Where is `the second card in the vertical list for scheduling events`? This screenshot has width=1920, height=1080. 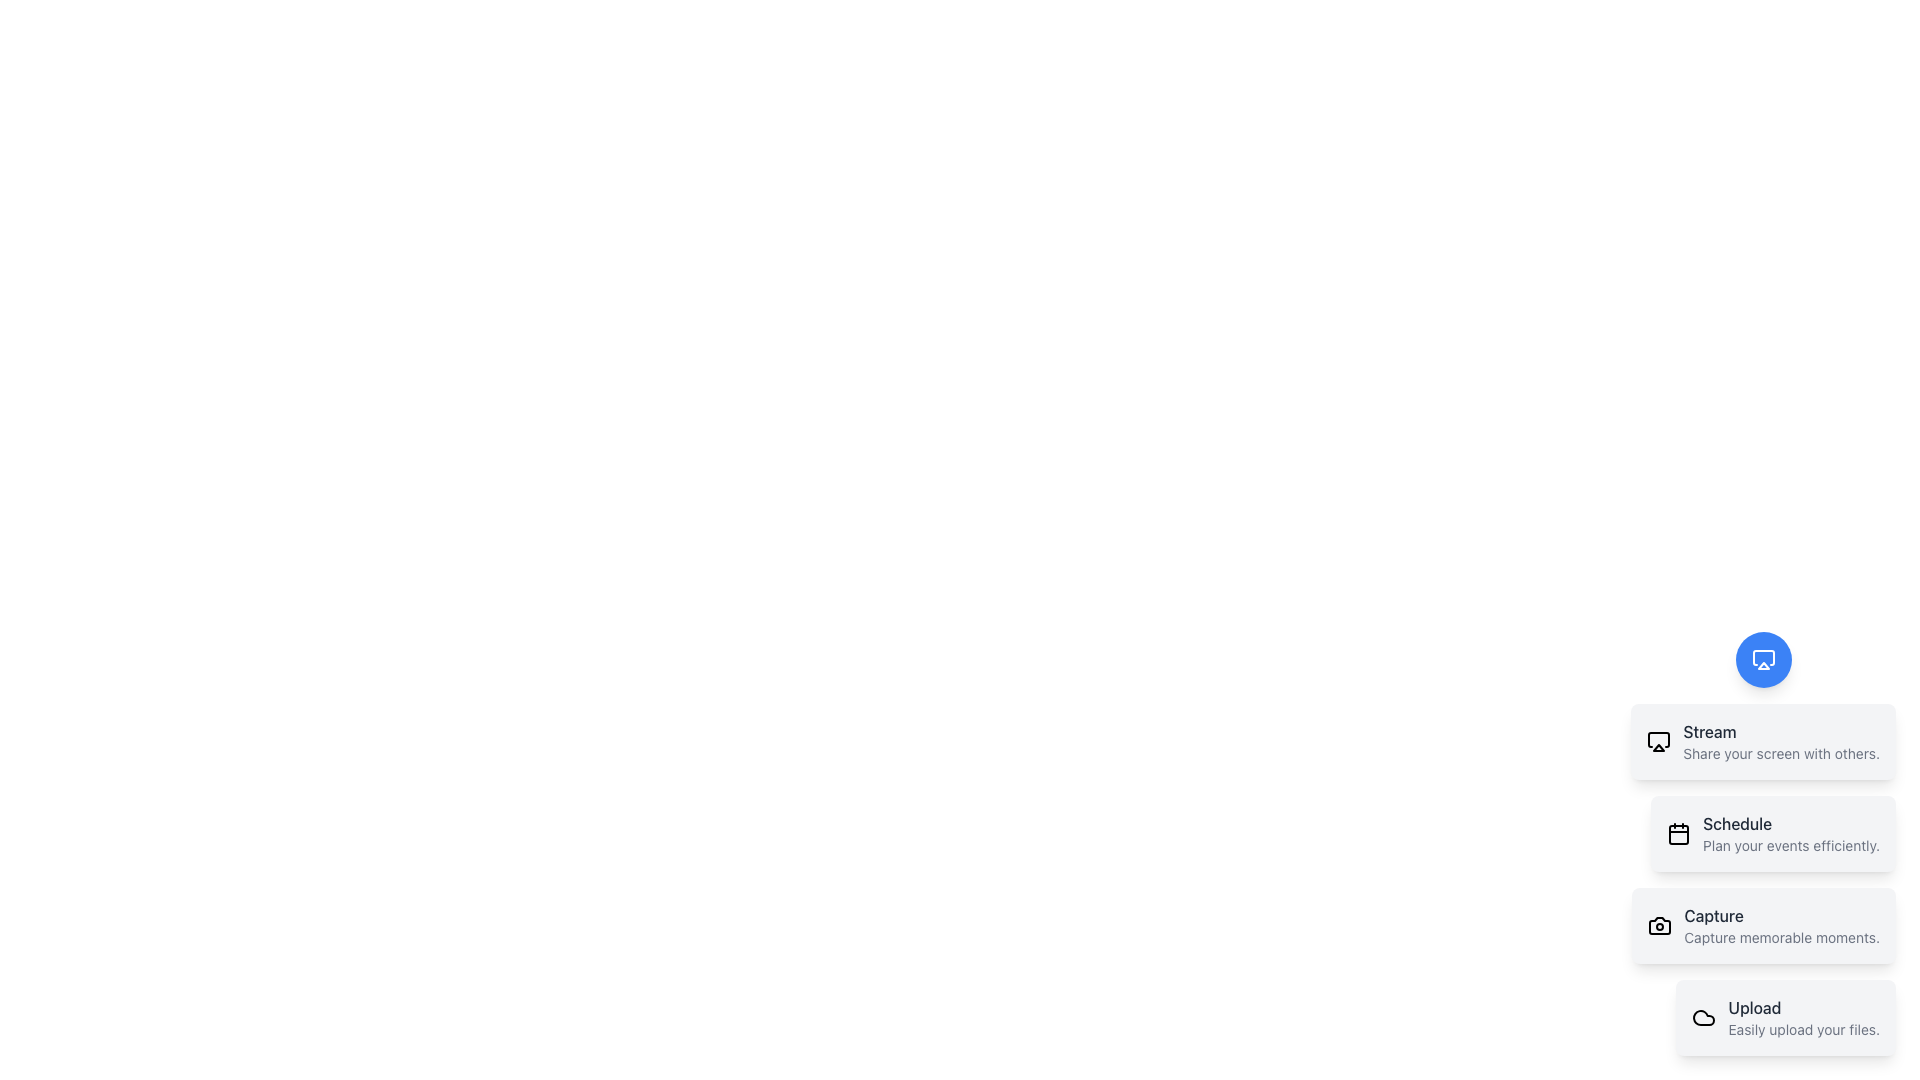
the second card in the vertical list for scheduling events is located at coordinates (1763, 878).